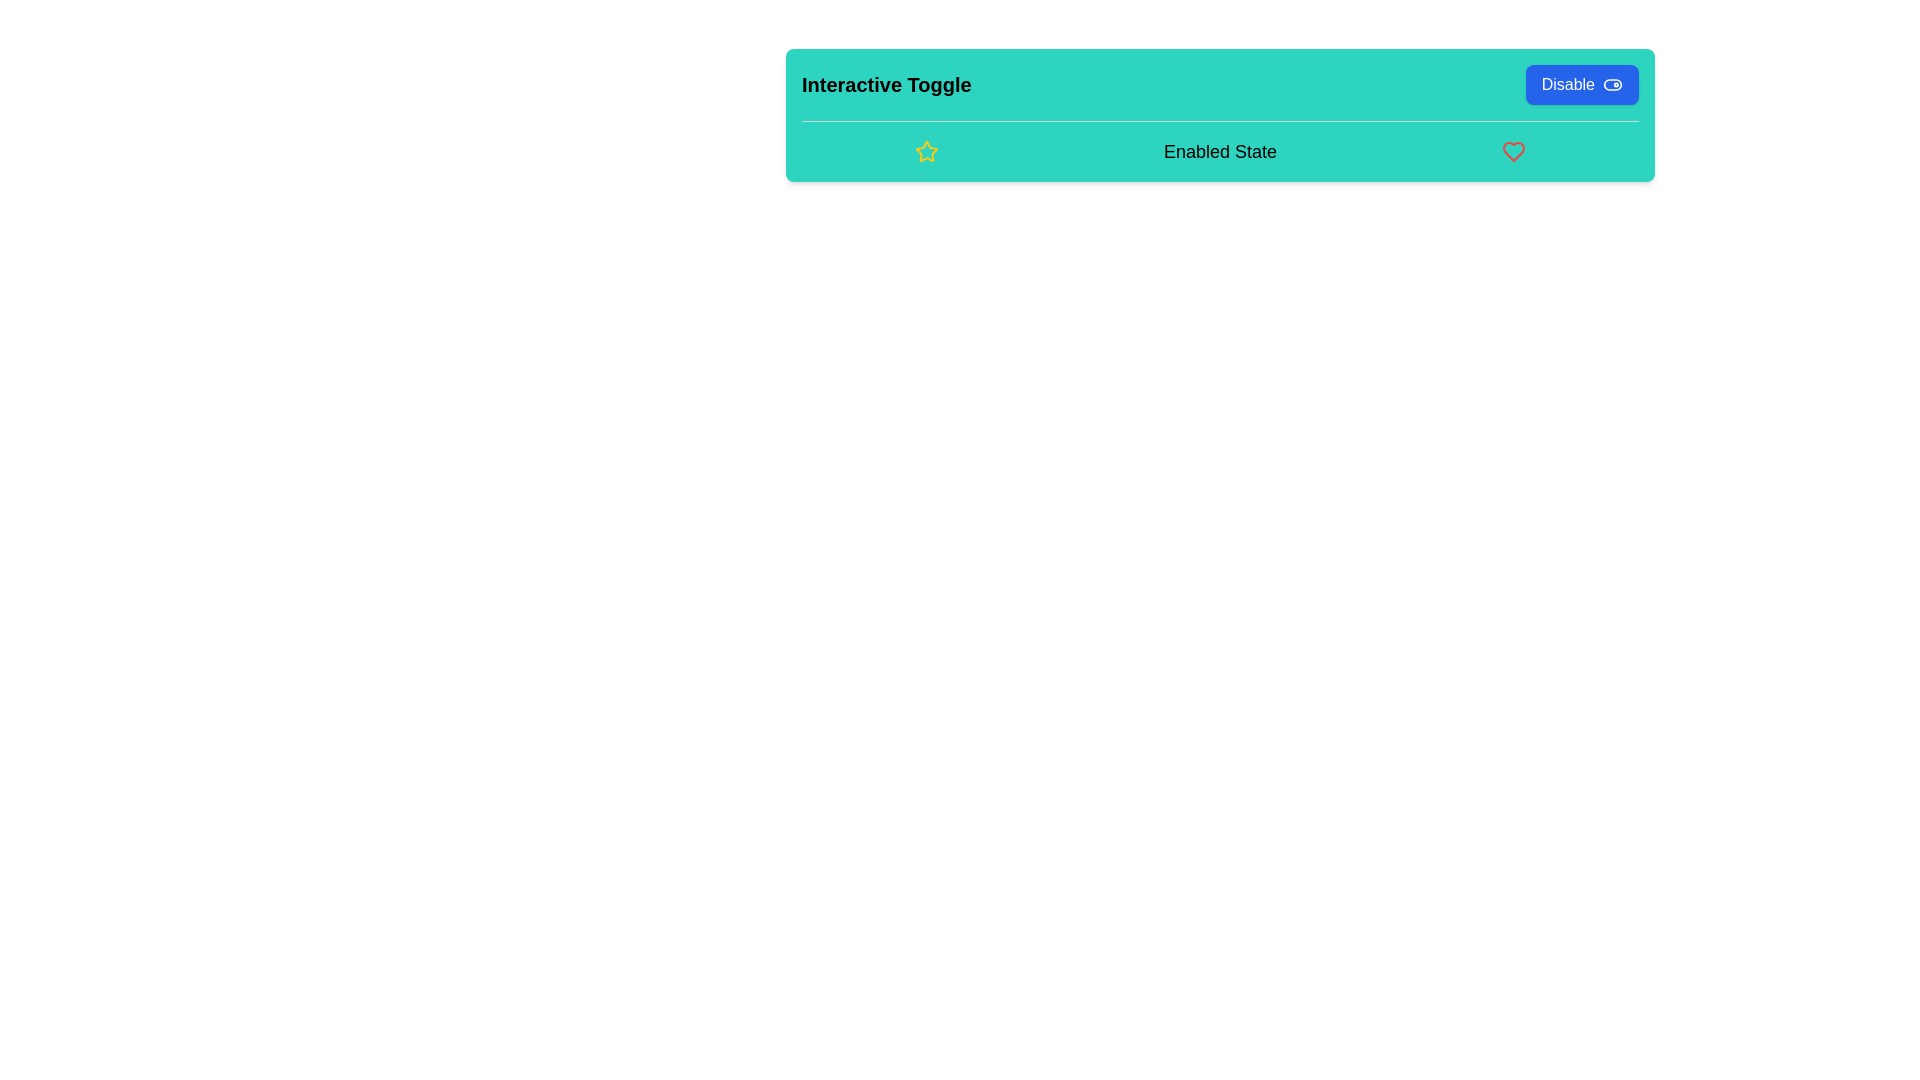 This screenshot has height=1080, width=1920. I want to click on the toggle button located to the right of the text 'Interactive Toggle' to observe its hover effect, so click(1581, 83).